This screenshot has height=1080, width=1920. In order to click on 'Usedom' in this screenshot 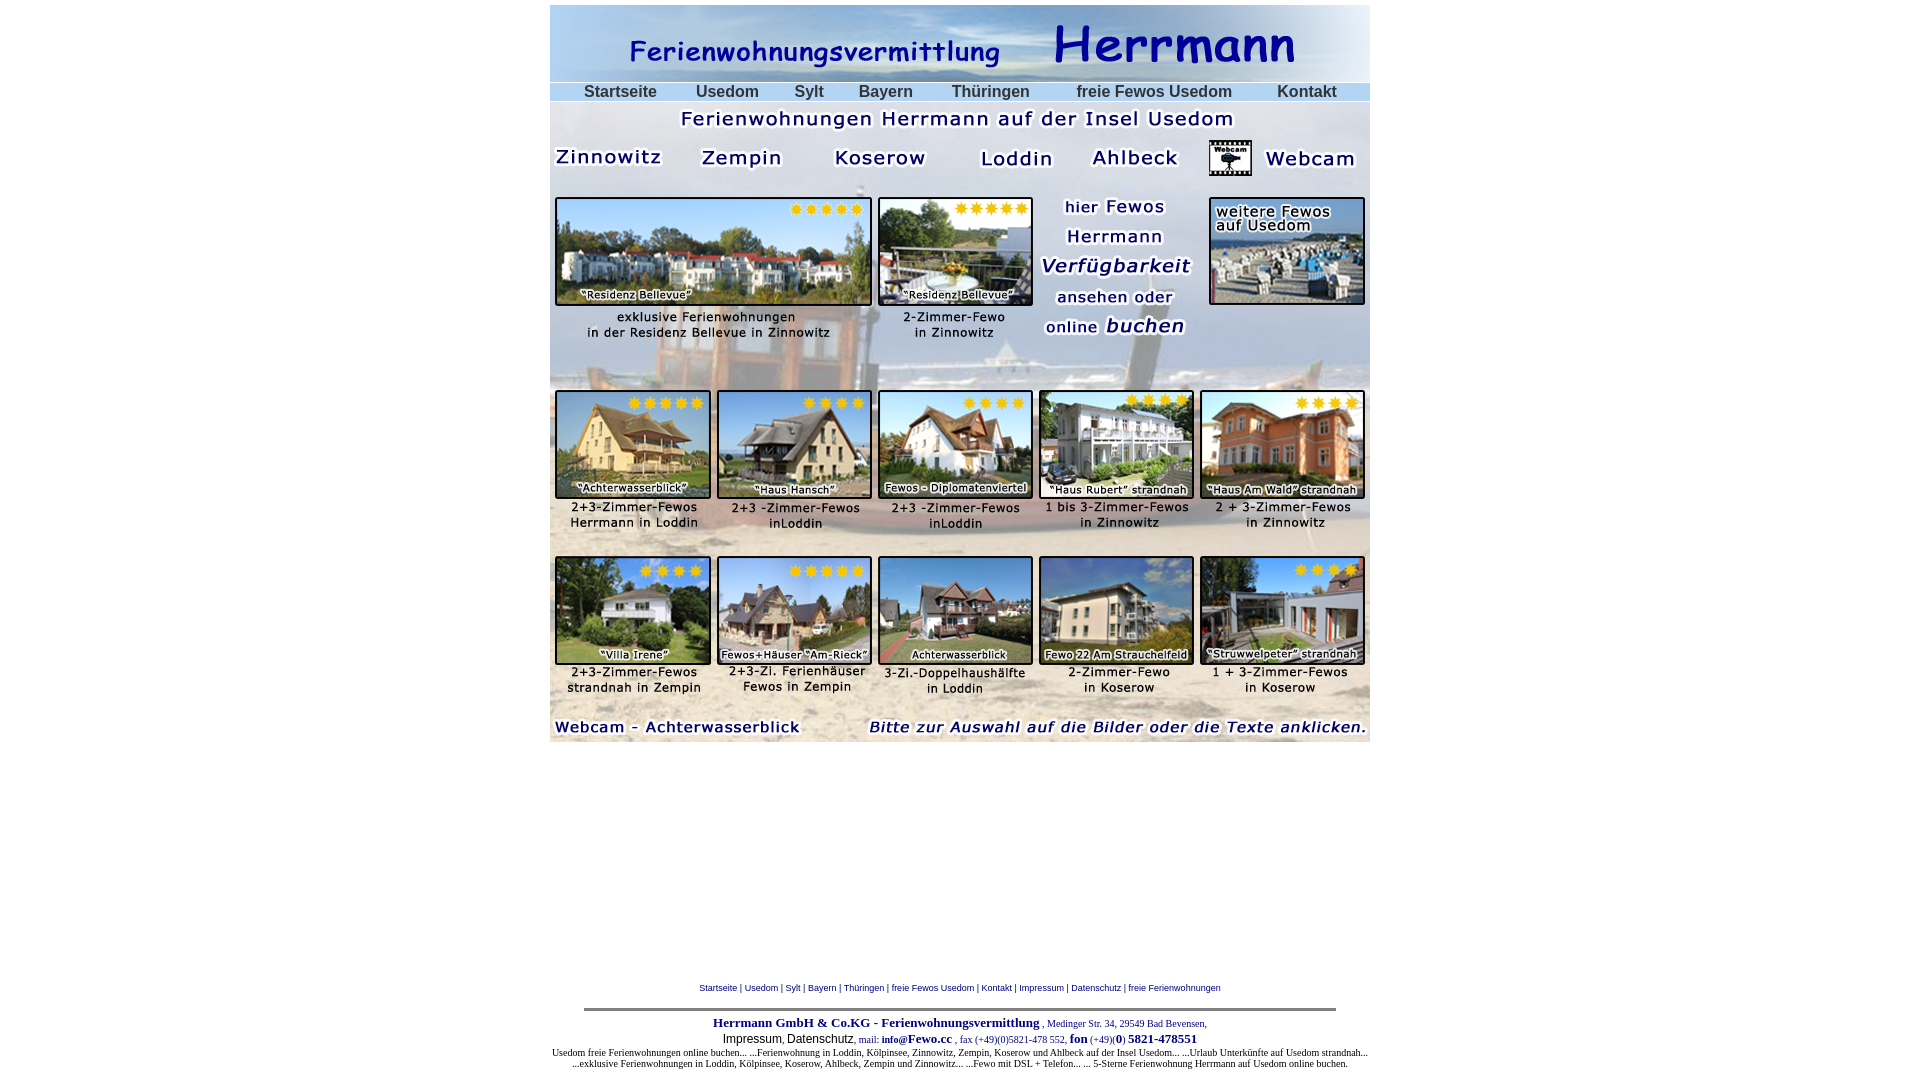, I will do `click(726, 91)`.